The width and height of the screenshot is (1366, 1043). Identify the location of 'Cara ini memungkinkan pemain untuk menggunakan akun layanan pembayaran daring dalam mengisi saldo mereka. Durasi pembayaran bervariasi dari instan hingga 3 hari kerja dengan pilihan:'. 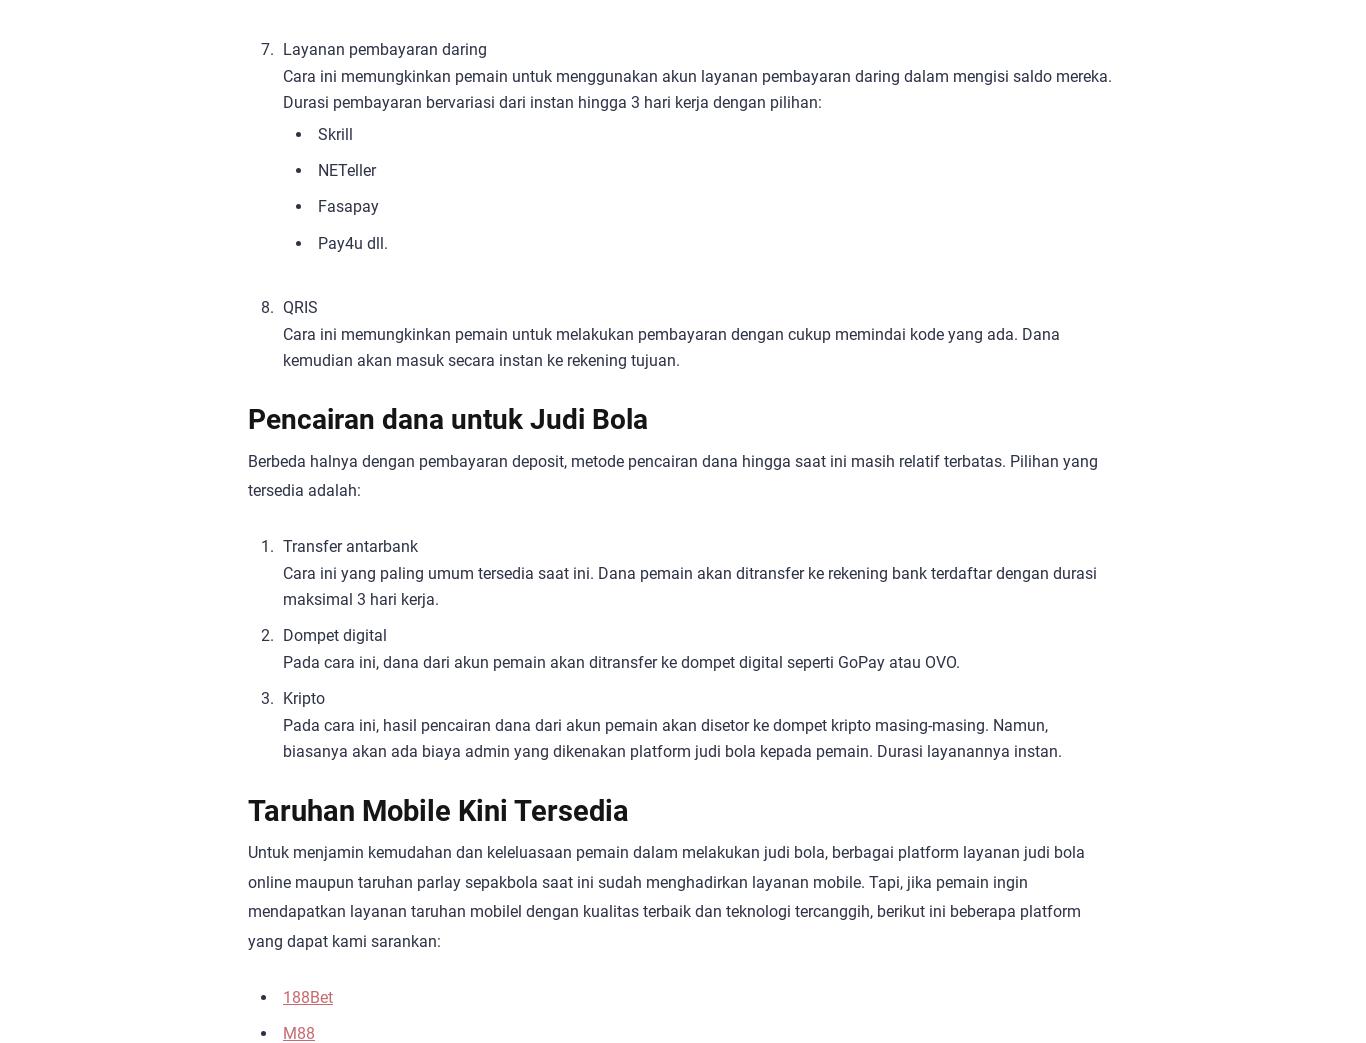
(697, 88).